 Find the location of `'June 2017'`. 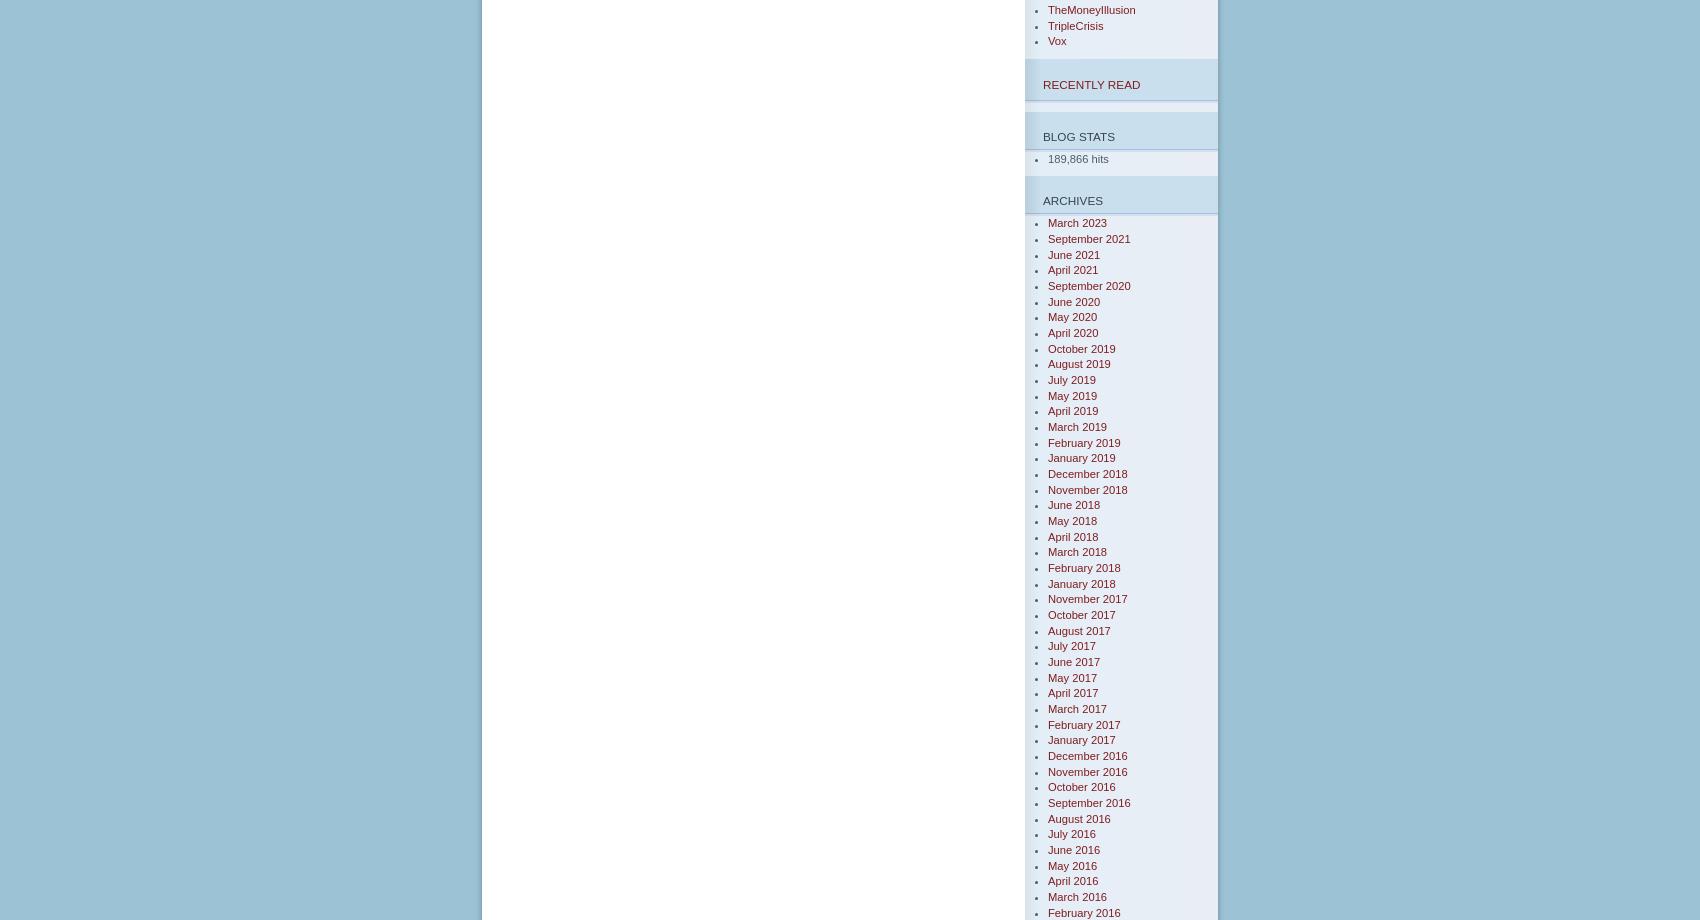

'June 2017' is located at coordinates (1074, 661).